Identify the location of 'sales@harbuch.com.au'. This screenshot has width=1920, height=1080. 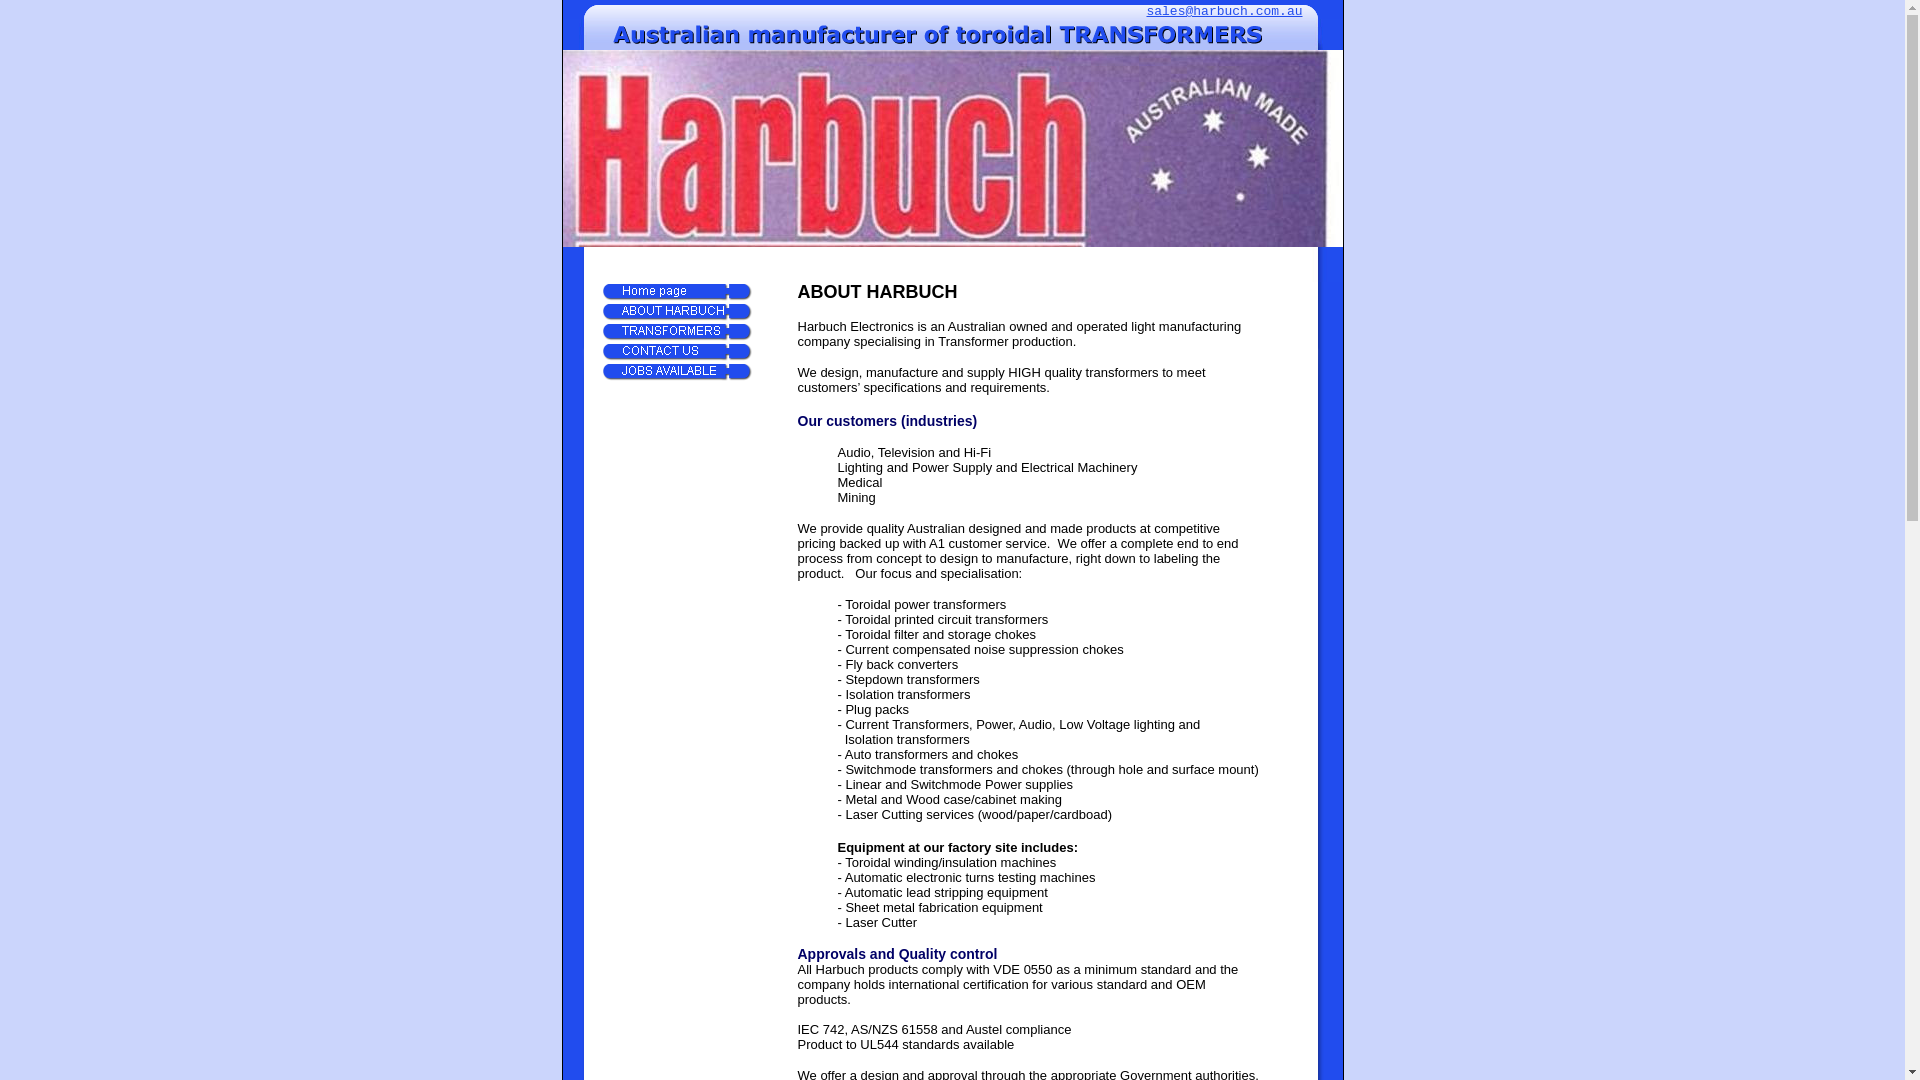
(1223, 11).